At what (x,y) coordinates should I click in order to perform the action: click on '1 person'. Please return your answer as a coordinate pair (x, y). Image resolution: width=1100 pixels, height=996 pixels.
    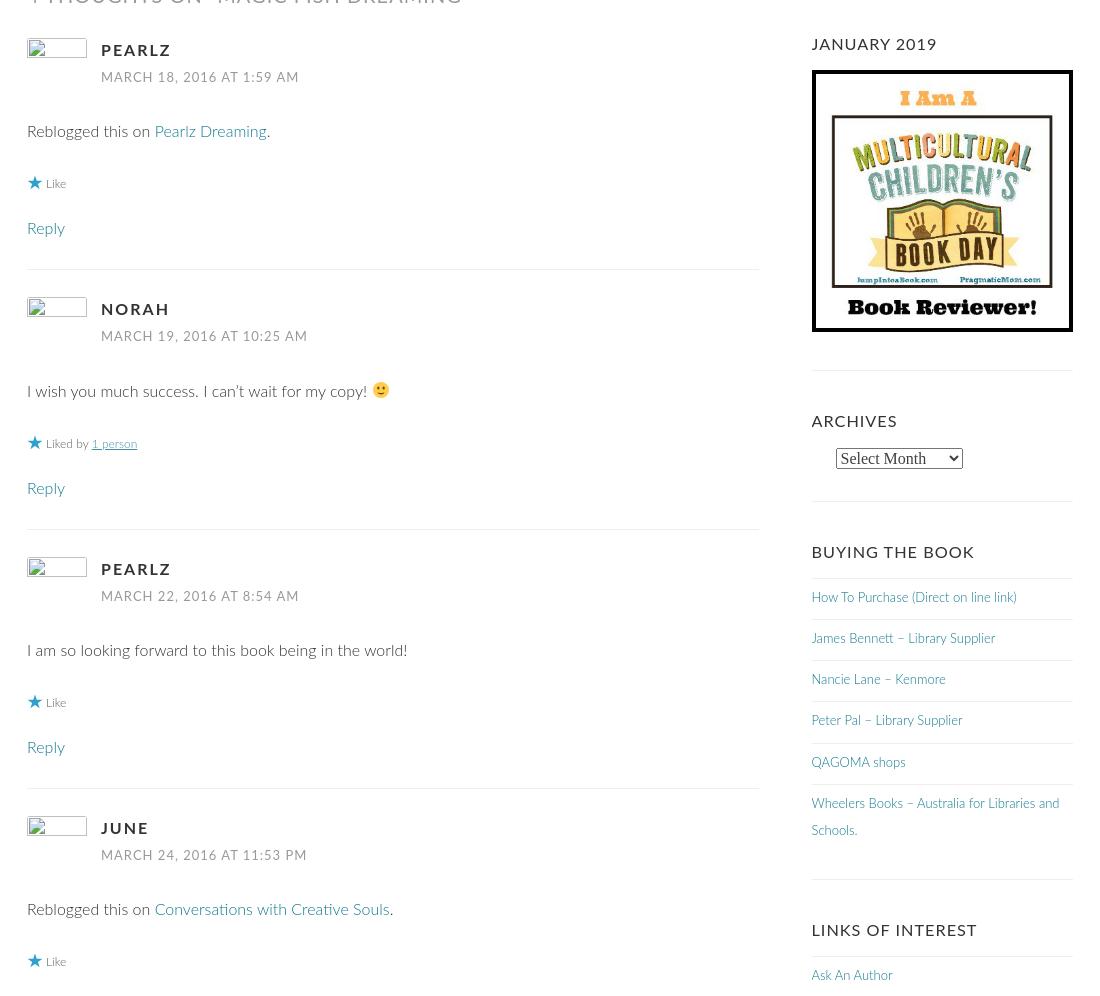
    Looking at the image, I should click on (90, 443).